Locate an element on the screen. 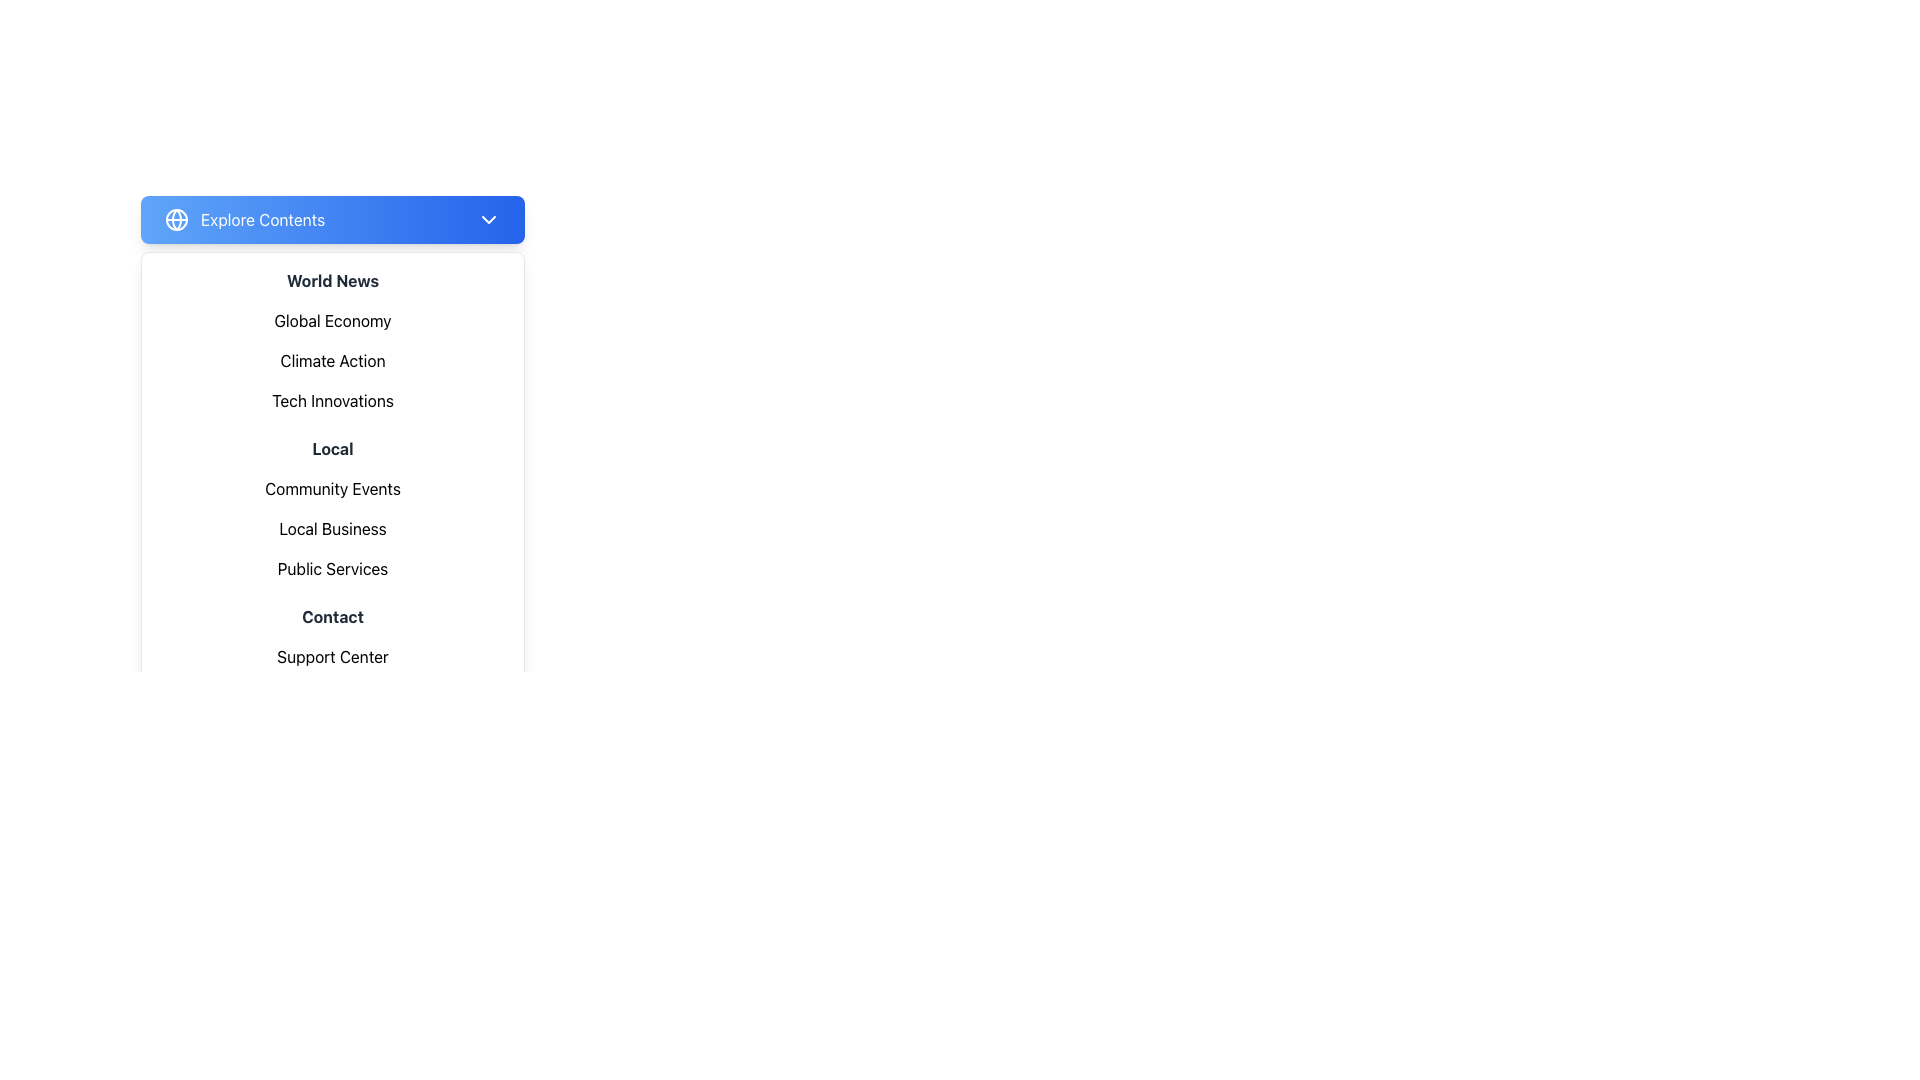 The height and width of the screenshot is (1080, 1920). the chevron icon located at the rightmost end of the blue button labeled 'Explore Contents' is located at coordinates (489, 219).